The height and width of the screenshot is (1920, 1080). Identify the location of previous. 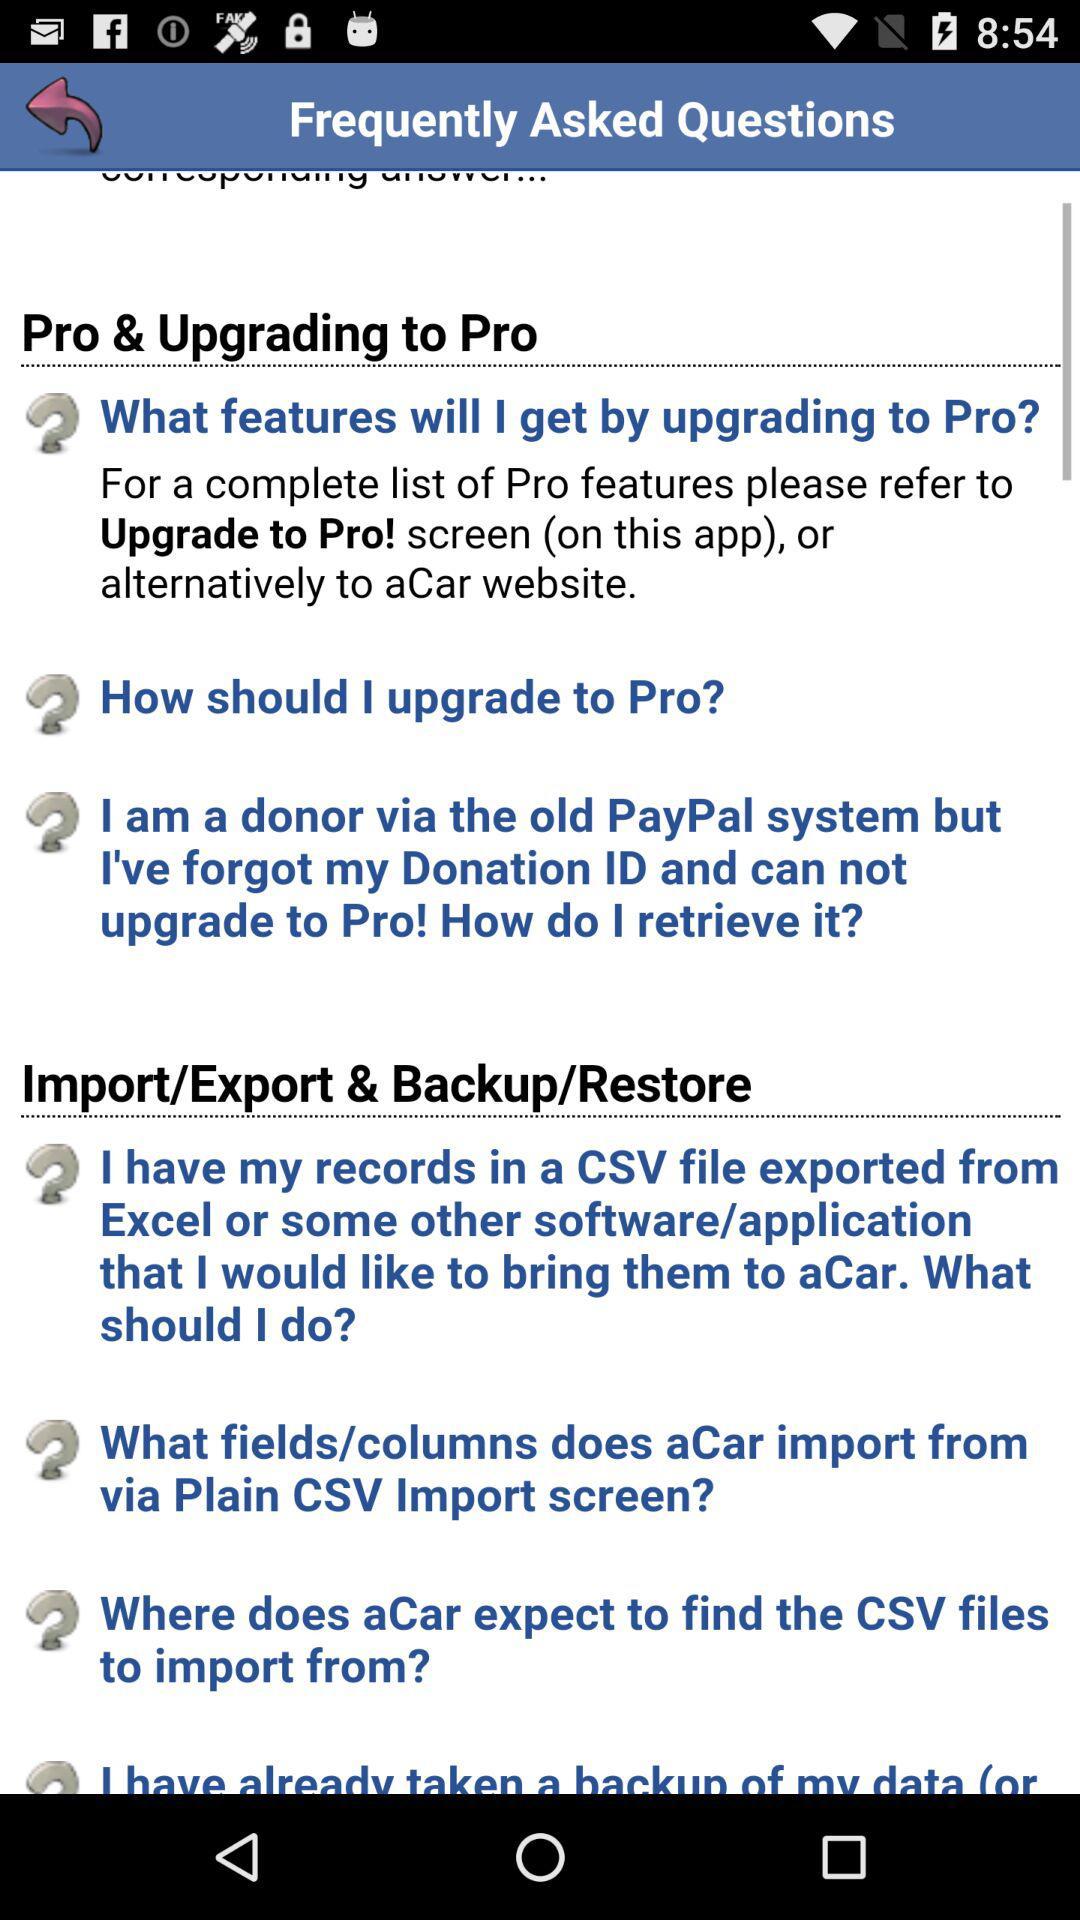
(64, 117).